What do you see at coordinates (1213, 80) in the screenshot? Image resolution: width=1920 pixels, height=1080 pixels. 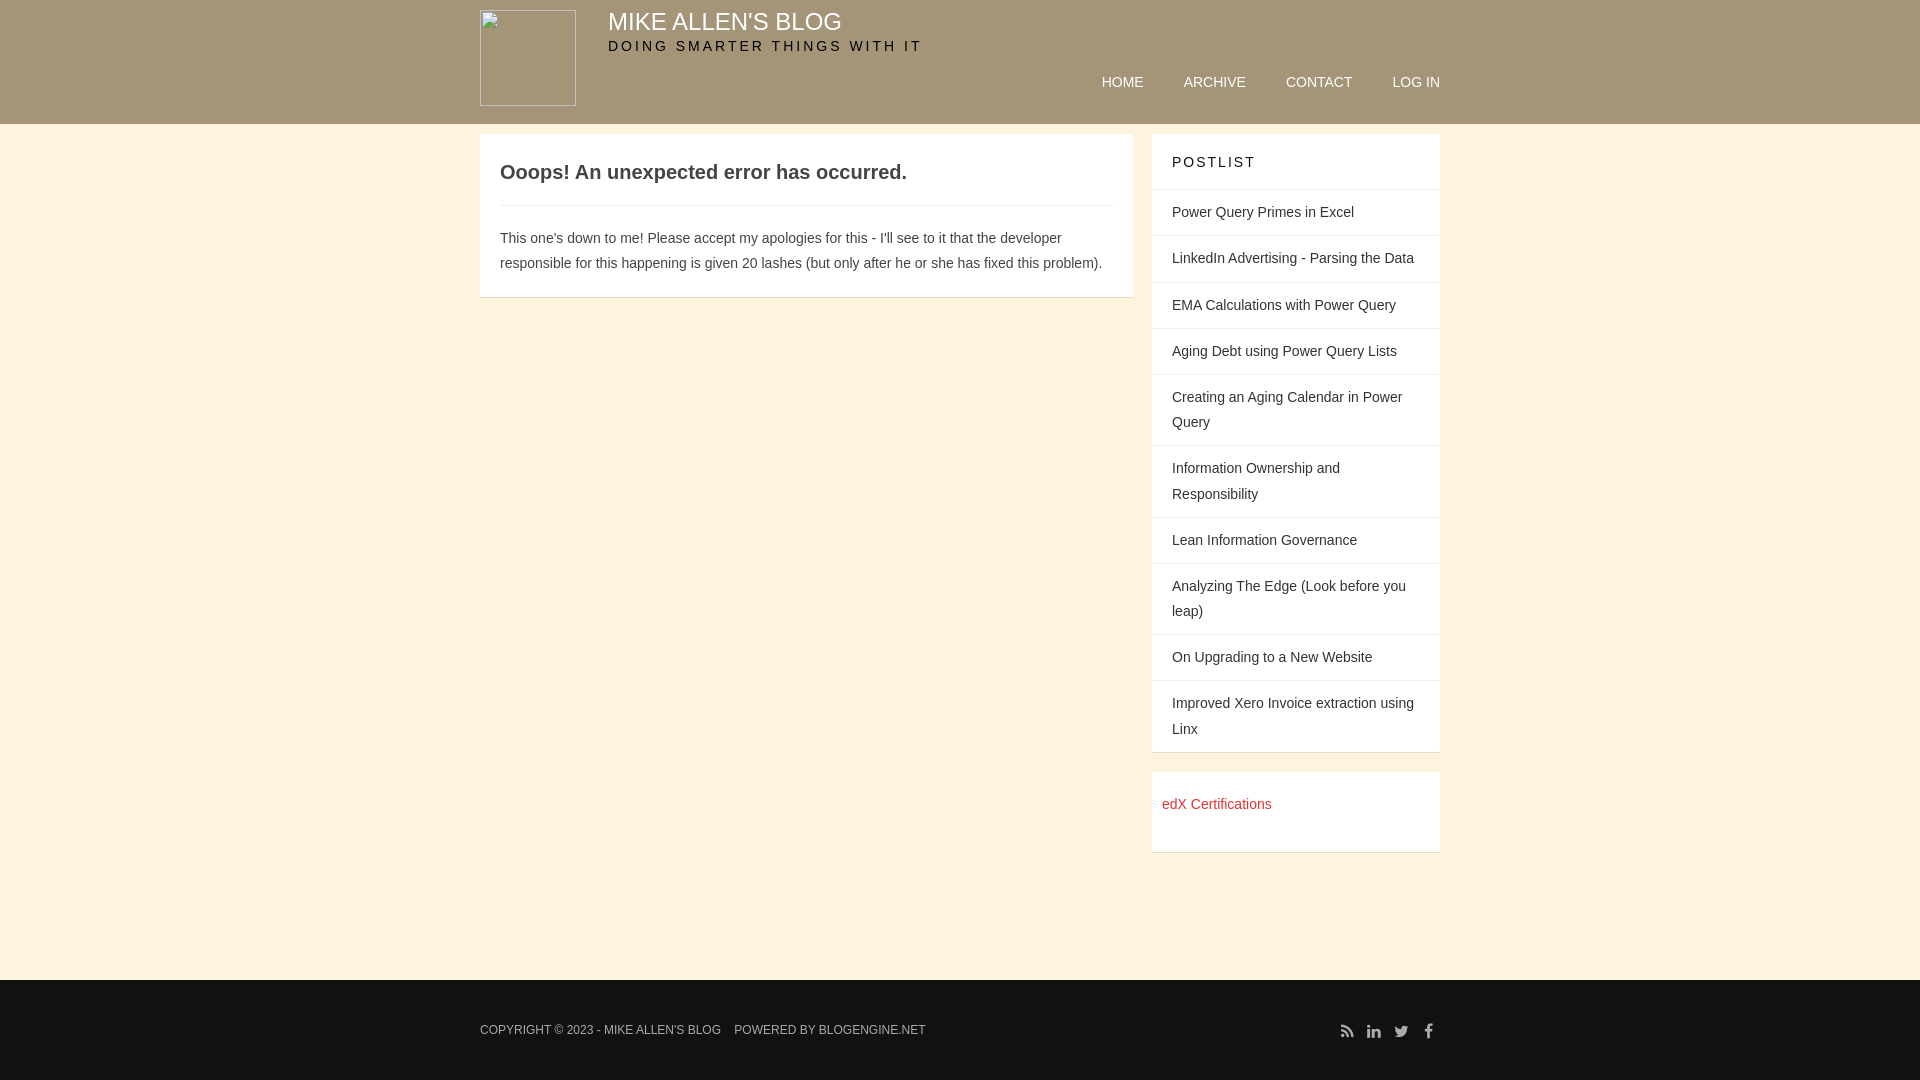 I see `'ARCHIVE'` at bounding box center [1213, 80].